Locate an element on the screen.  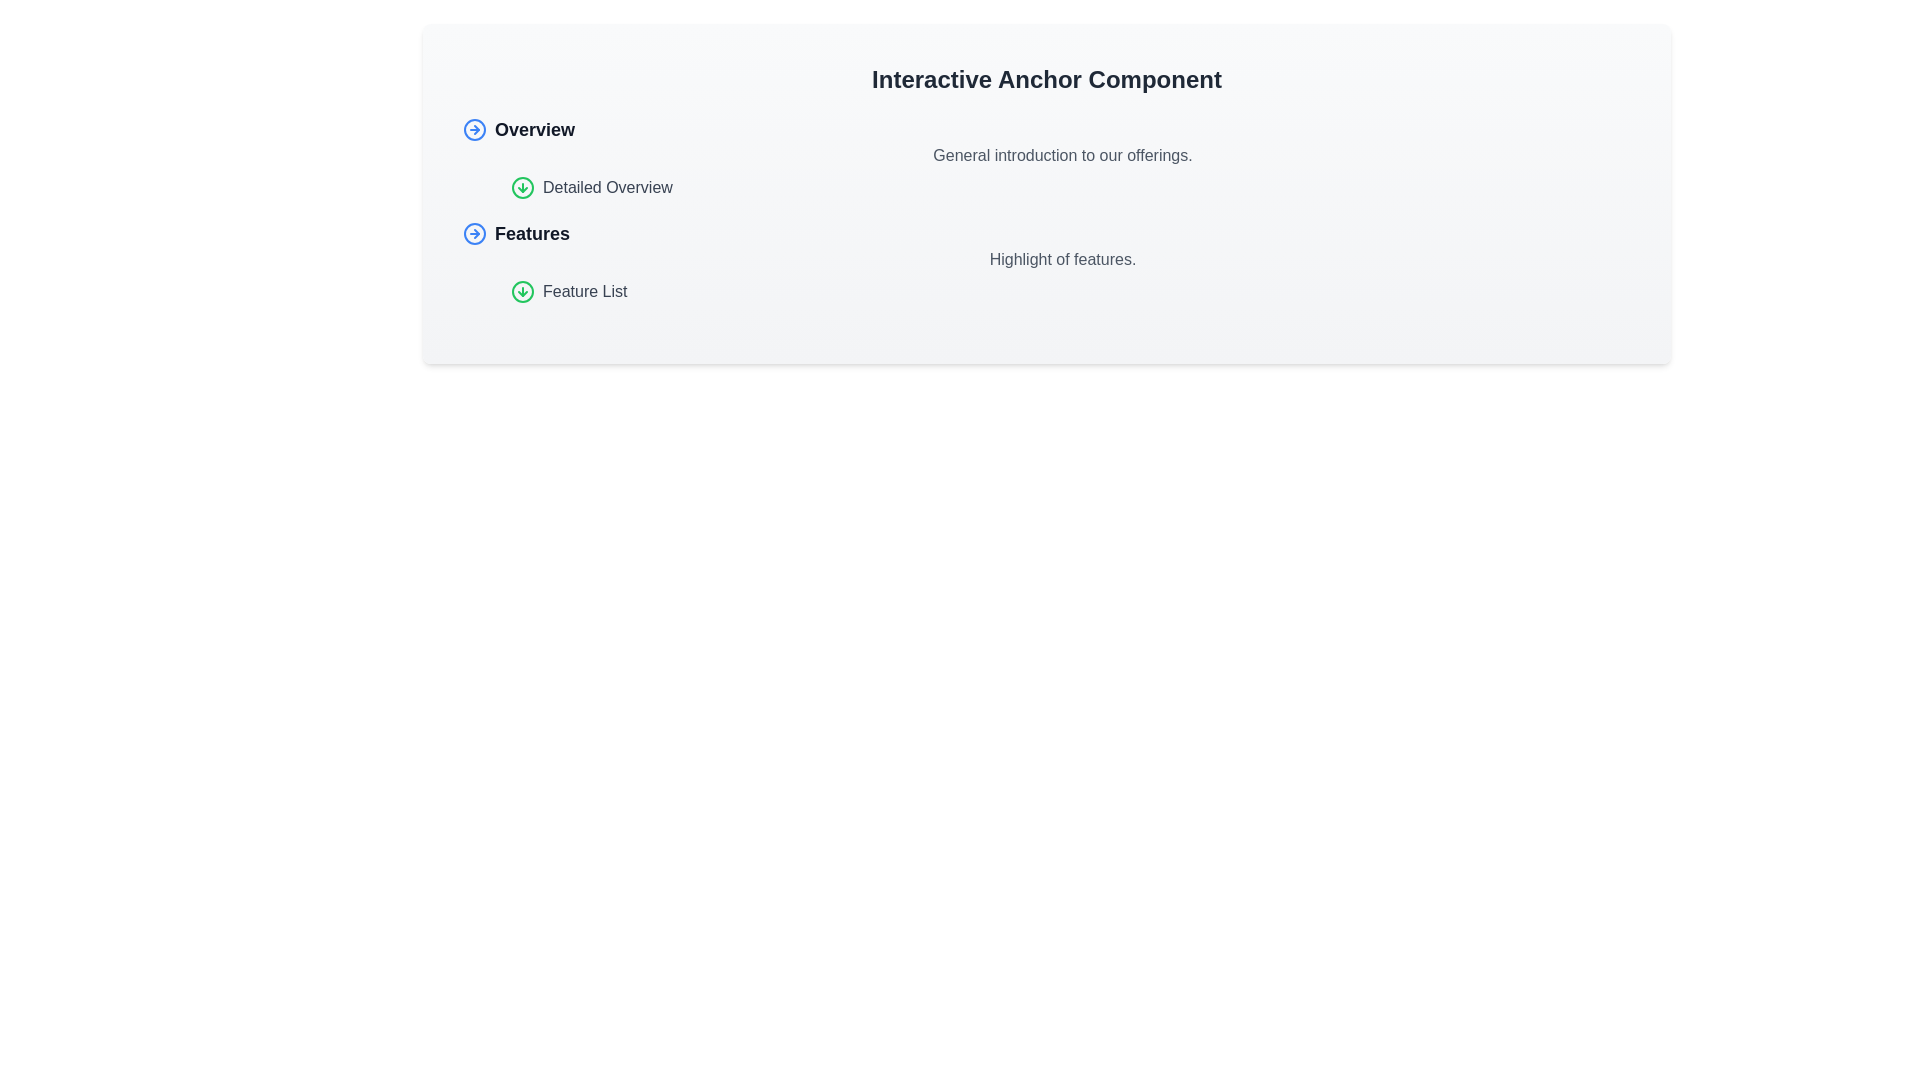
the circular green icon with a downward arrow located to the left of the 'Detailed Overview' text in the navigation menu is located at coordinates (523, 188).